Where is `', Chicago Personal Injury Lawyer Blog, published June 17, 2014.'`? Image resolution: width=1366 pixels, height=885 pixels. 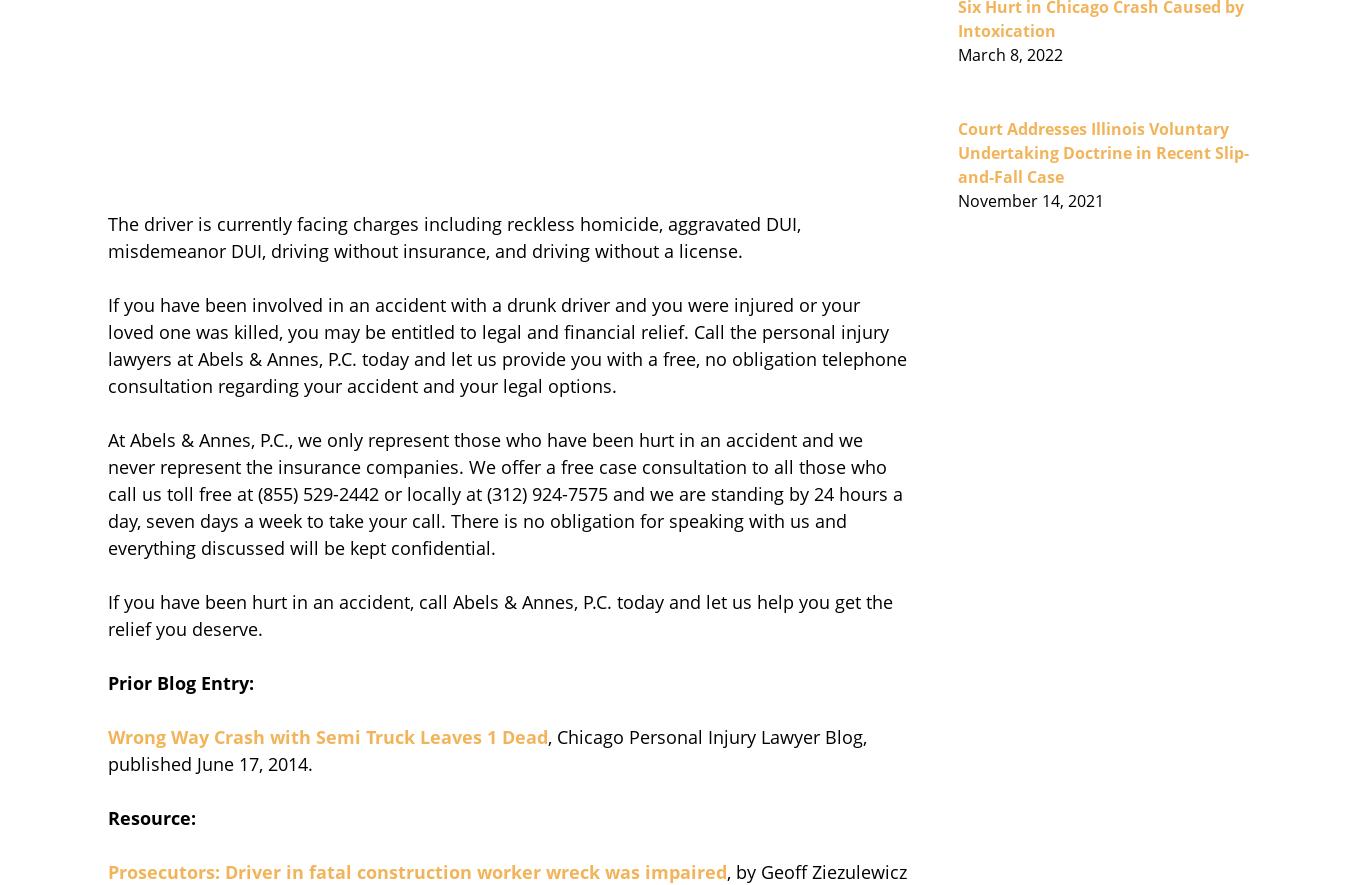
', Chicago Personal Injury Lawyer Blog, published June 17, 2014.' is located at coordinates (487, 750).